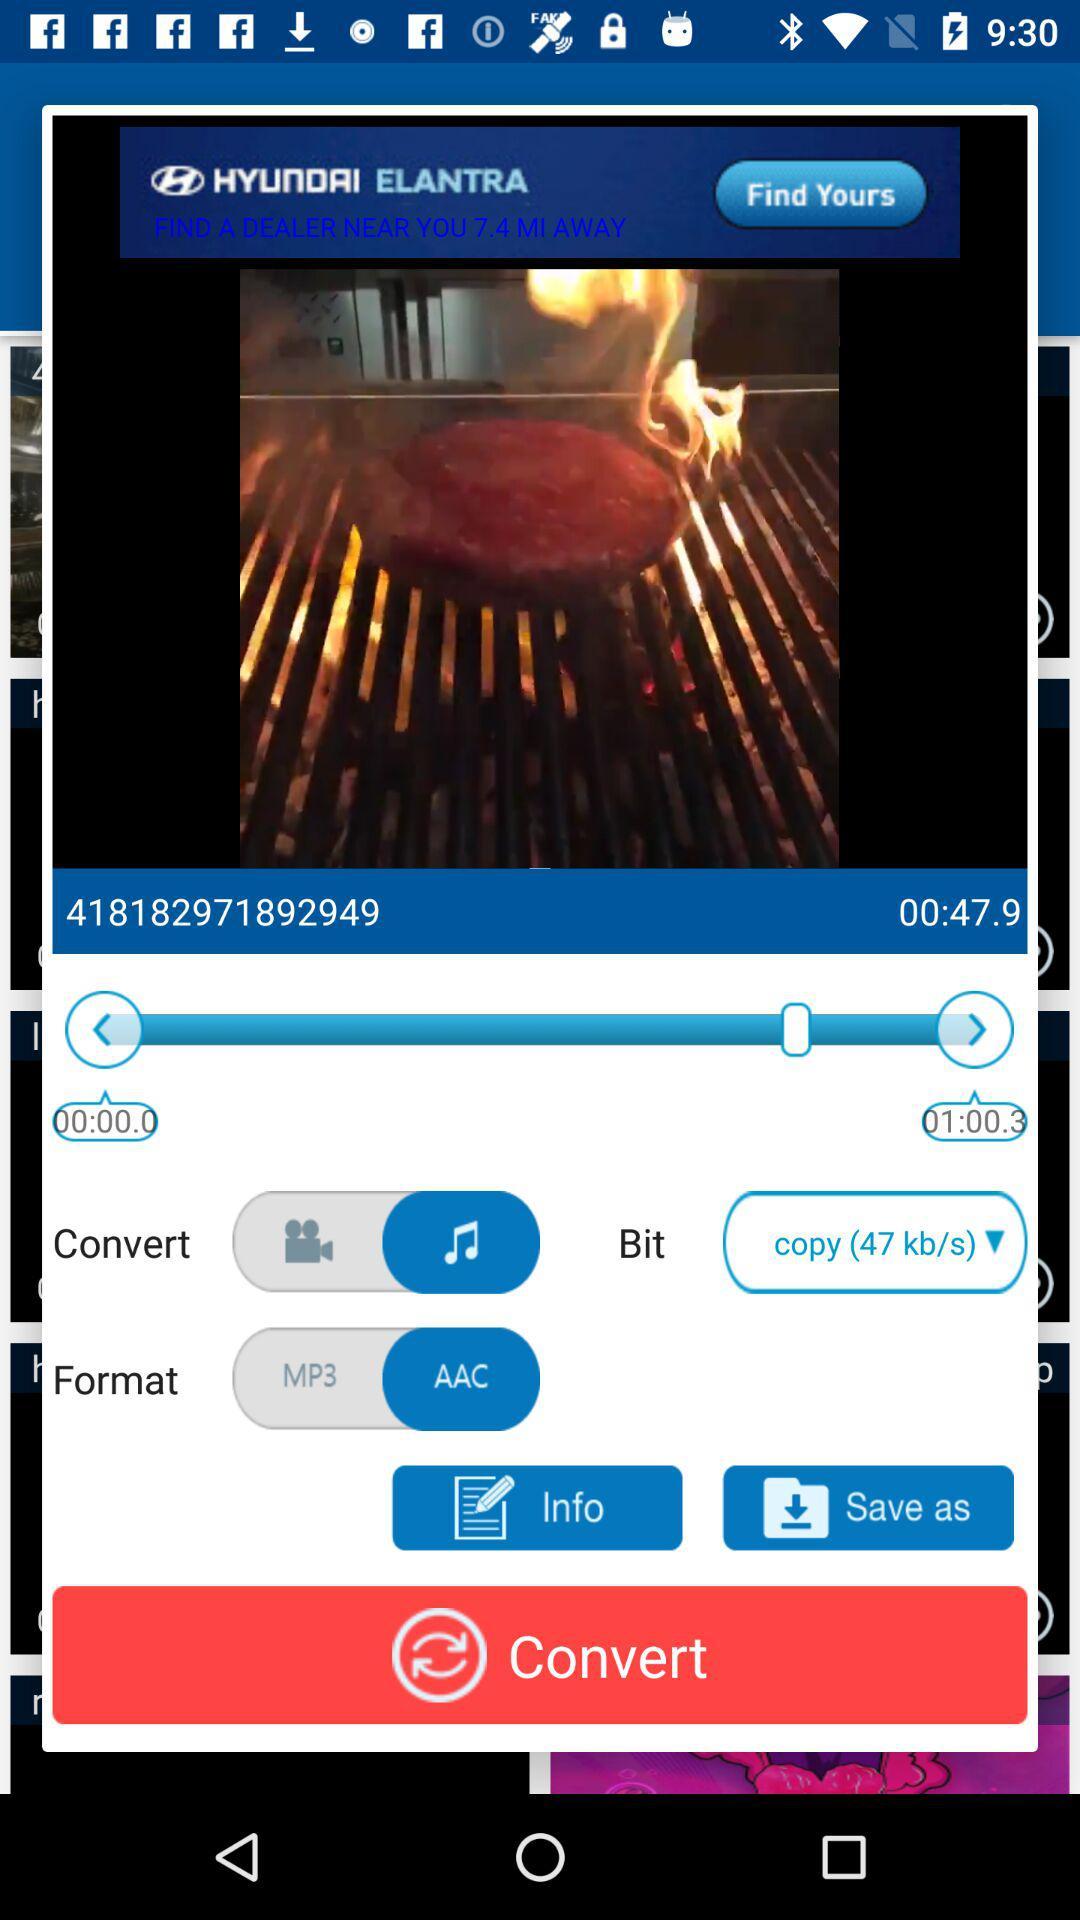 This screenshot has height=1920, width=1080. Describe the element at coordinates (540, 192) in the screenshot. I see `advertisements` at that location.